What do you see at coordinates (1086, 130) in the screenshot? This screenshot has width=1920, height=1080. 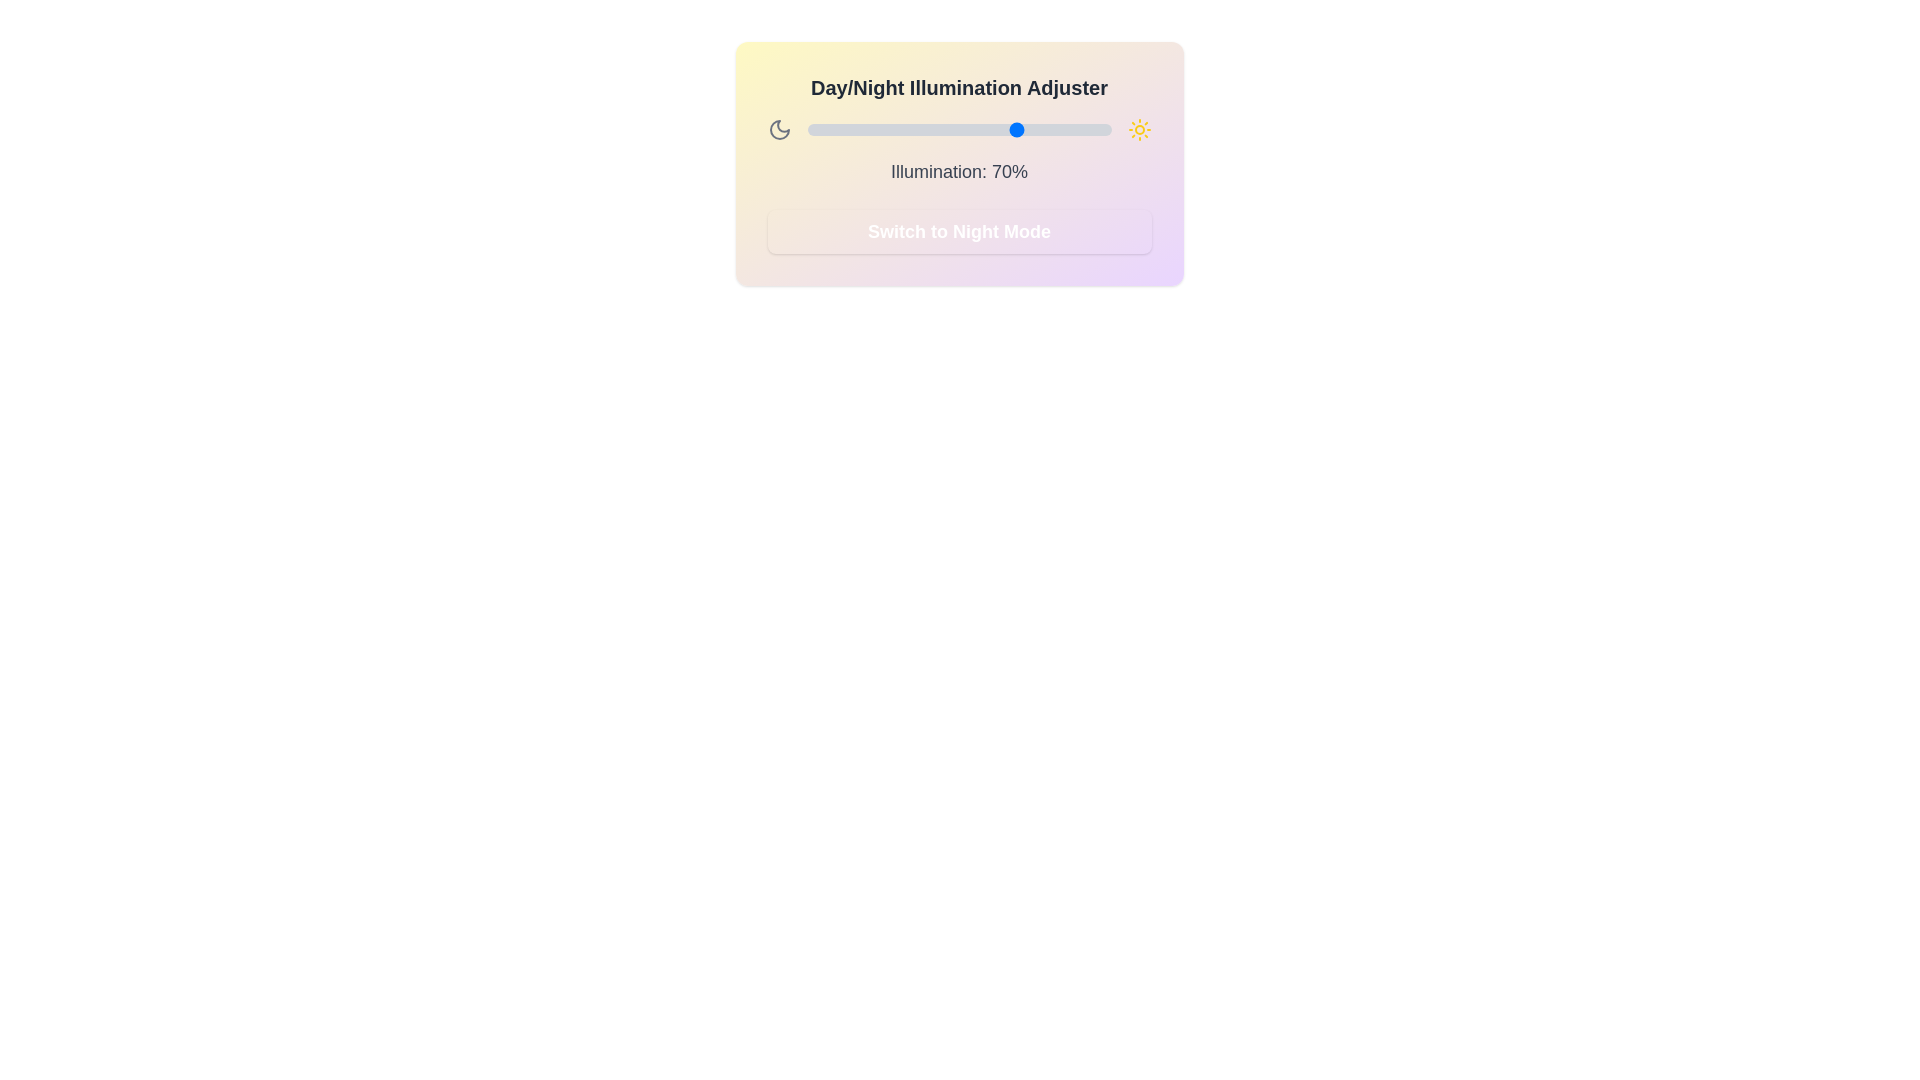 I see `the illumination level to 92% by dragging the slider` at bounding box center [1086, 130].